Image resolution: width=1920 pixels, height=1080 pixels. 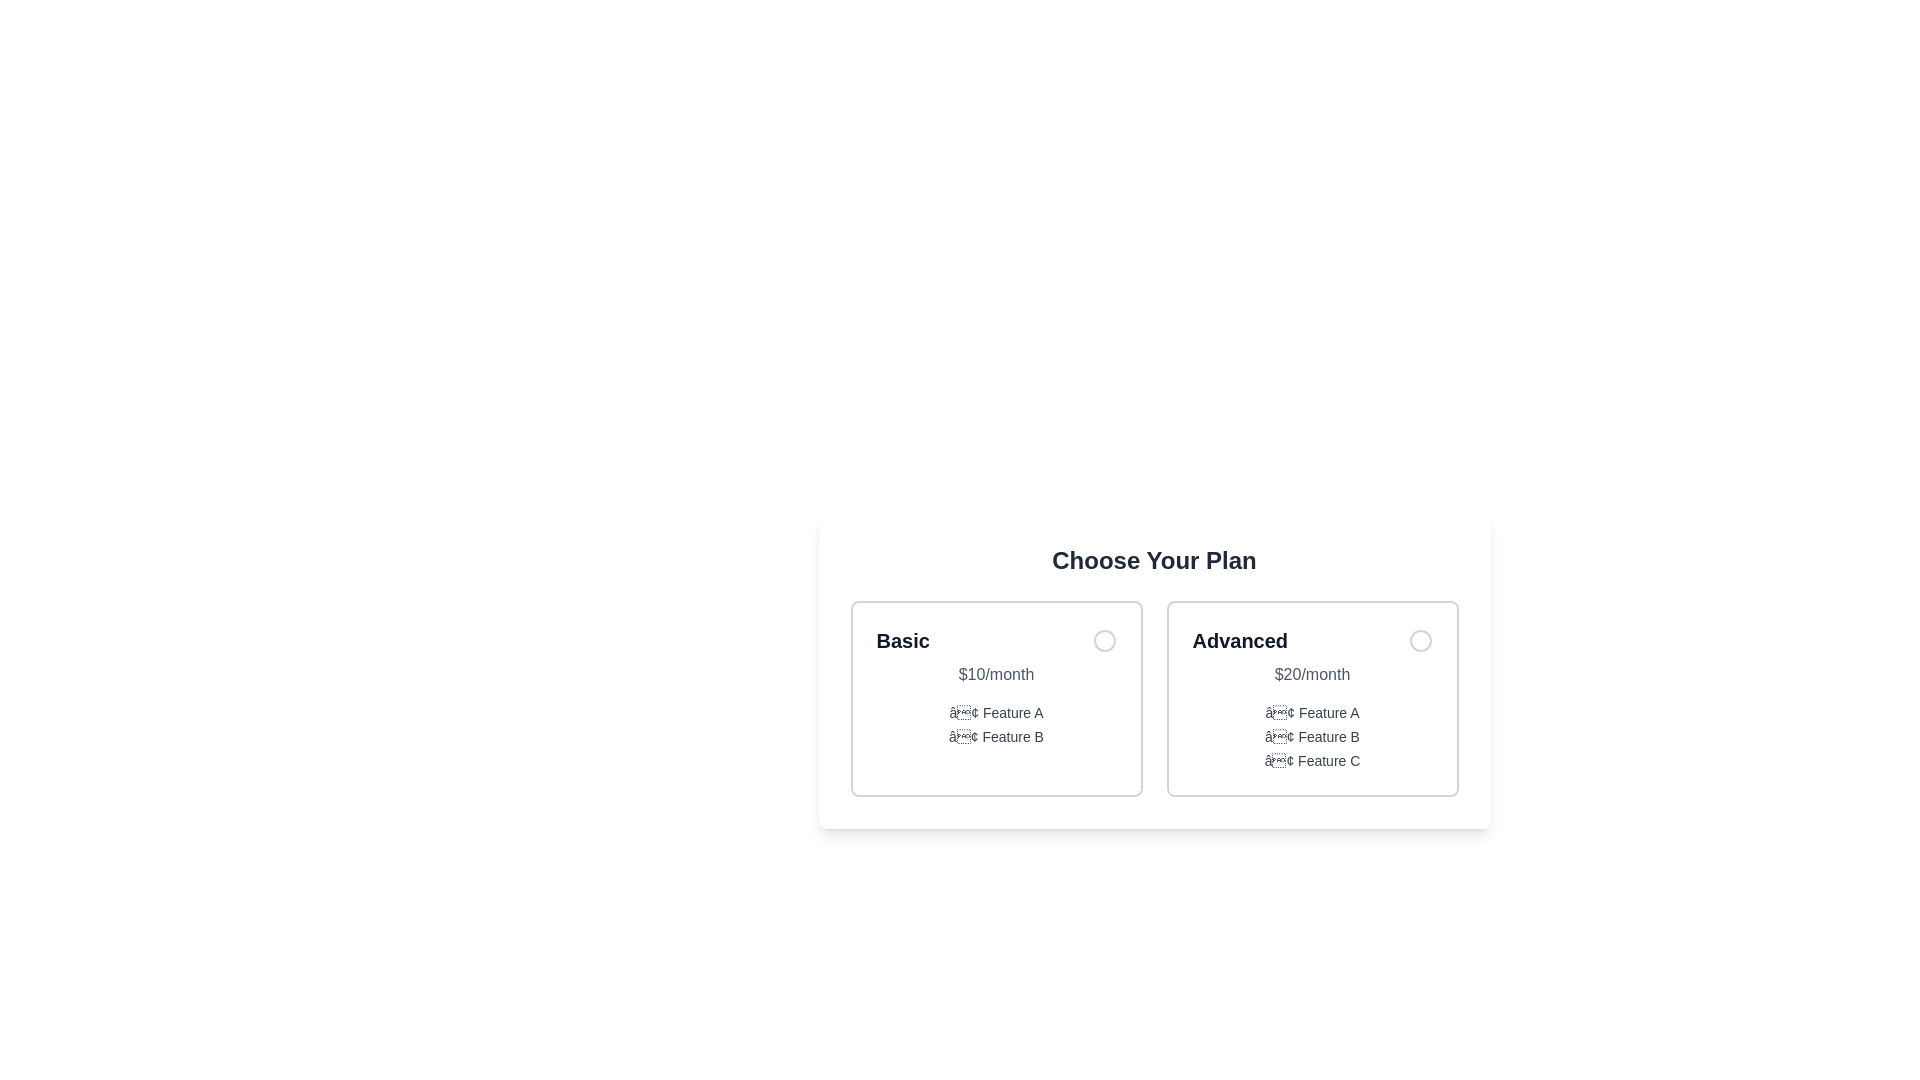 What do you see at coordinates (1419, 640) in the screenshot?
I see `the radio button in the top-right corner of the 'Advanced' plan card` at bounding box center [1419, 640].